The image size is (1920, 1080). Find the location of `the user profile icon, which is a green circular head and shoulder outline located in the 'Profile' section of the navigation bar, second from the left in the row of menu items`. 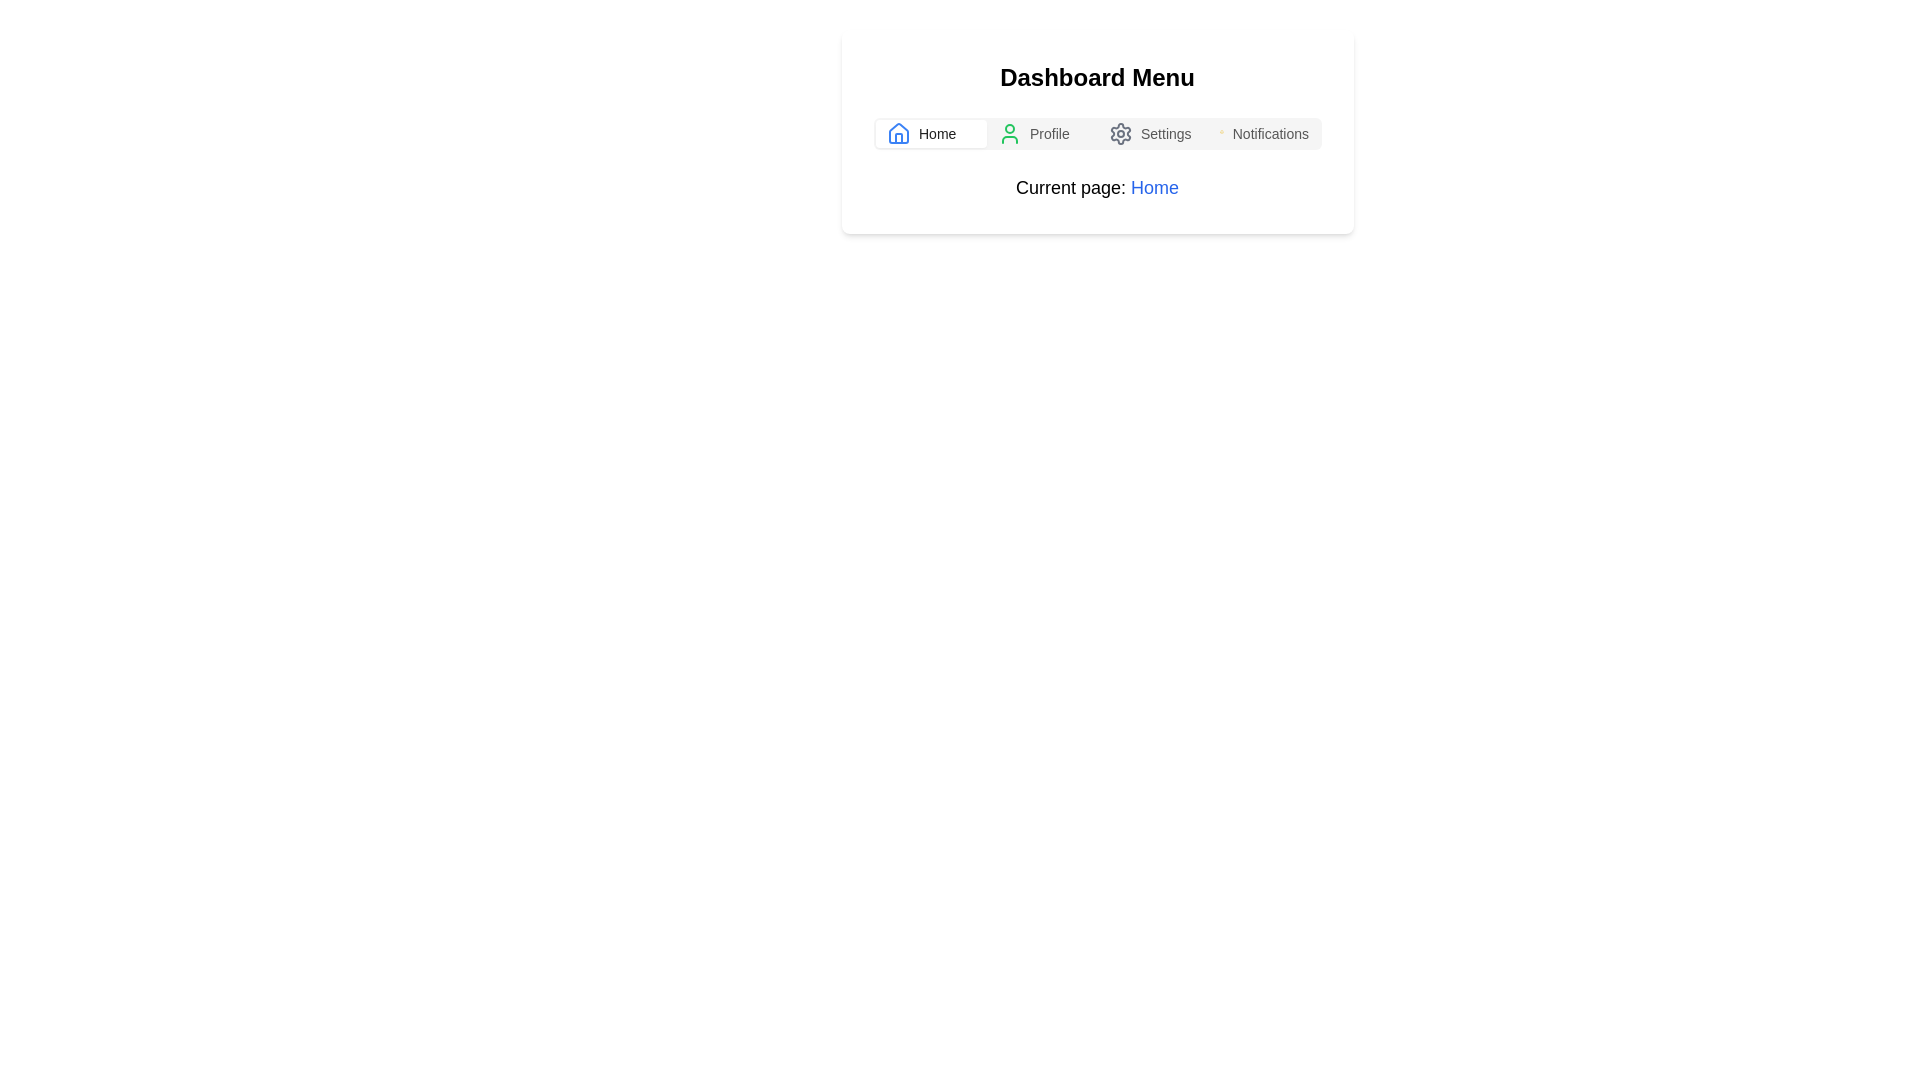

the user profile icon, which is a green circular head and shoulder outline located in the 'Profile' section of the navigation bar, second from the left in the row of menu items is located at coordinates (1009, 134).